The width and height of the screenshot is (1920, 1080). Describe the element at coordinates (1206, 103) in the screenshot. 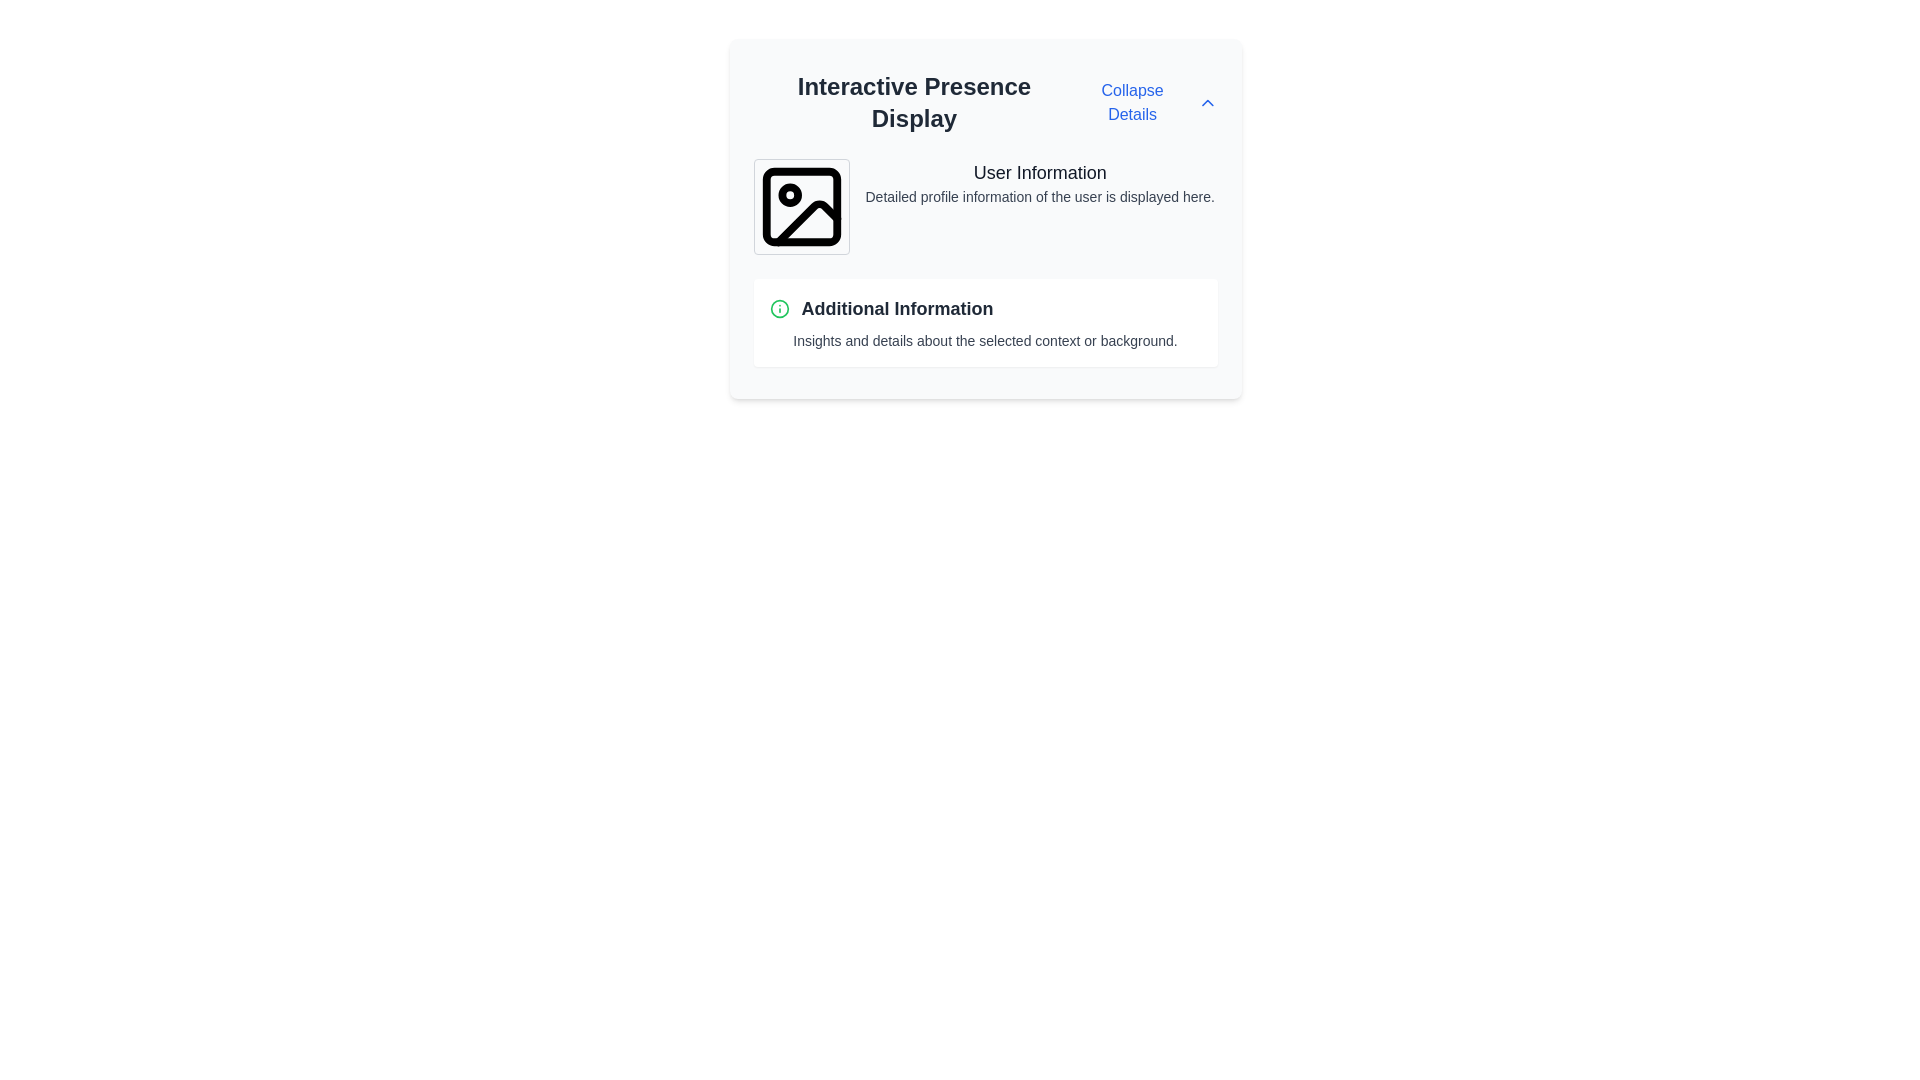

I see `the small upward-pointing chevron icon next to the 'Collapse Details' text` at that location.